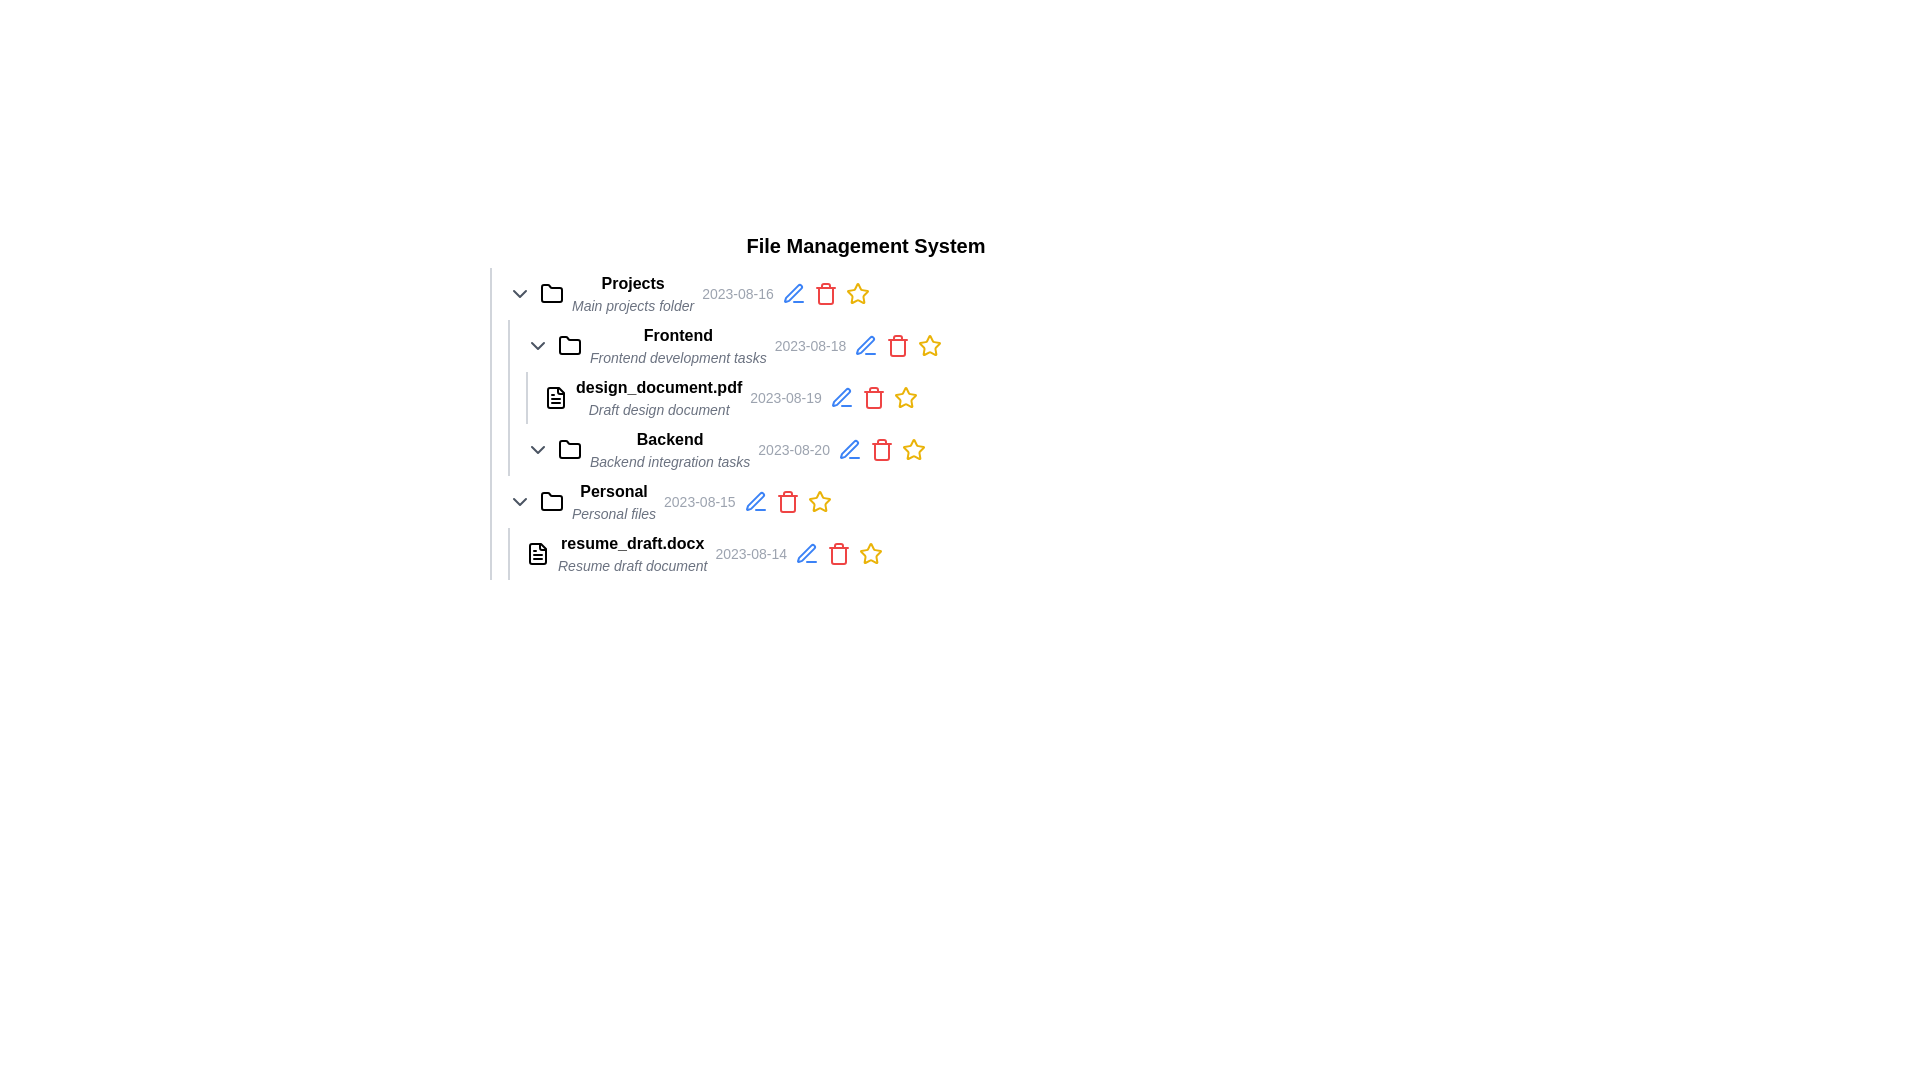  Describe the element at coordinates (537, 345) in the screenshot. I see `the downward-facing chevron icon button indicating a collapsible section next to the 'Frontend' row` at that location.